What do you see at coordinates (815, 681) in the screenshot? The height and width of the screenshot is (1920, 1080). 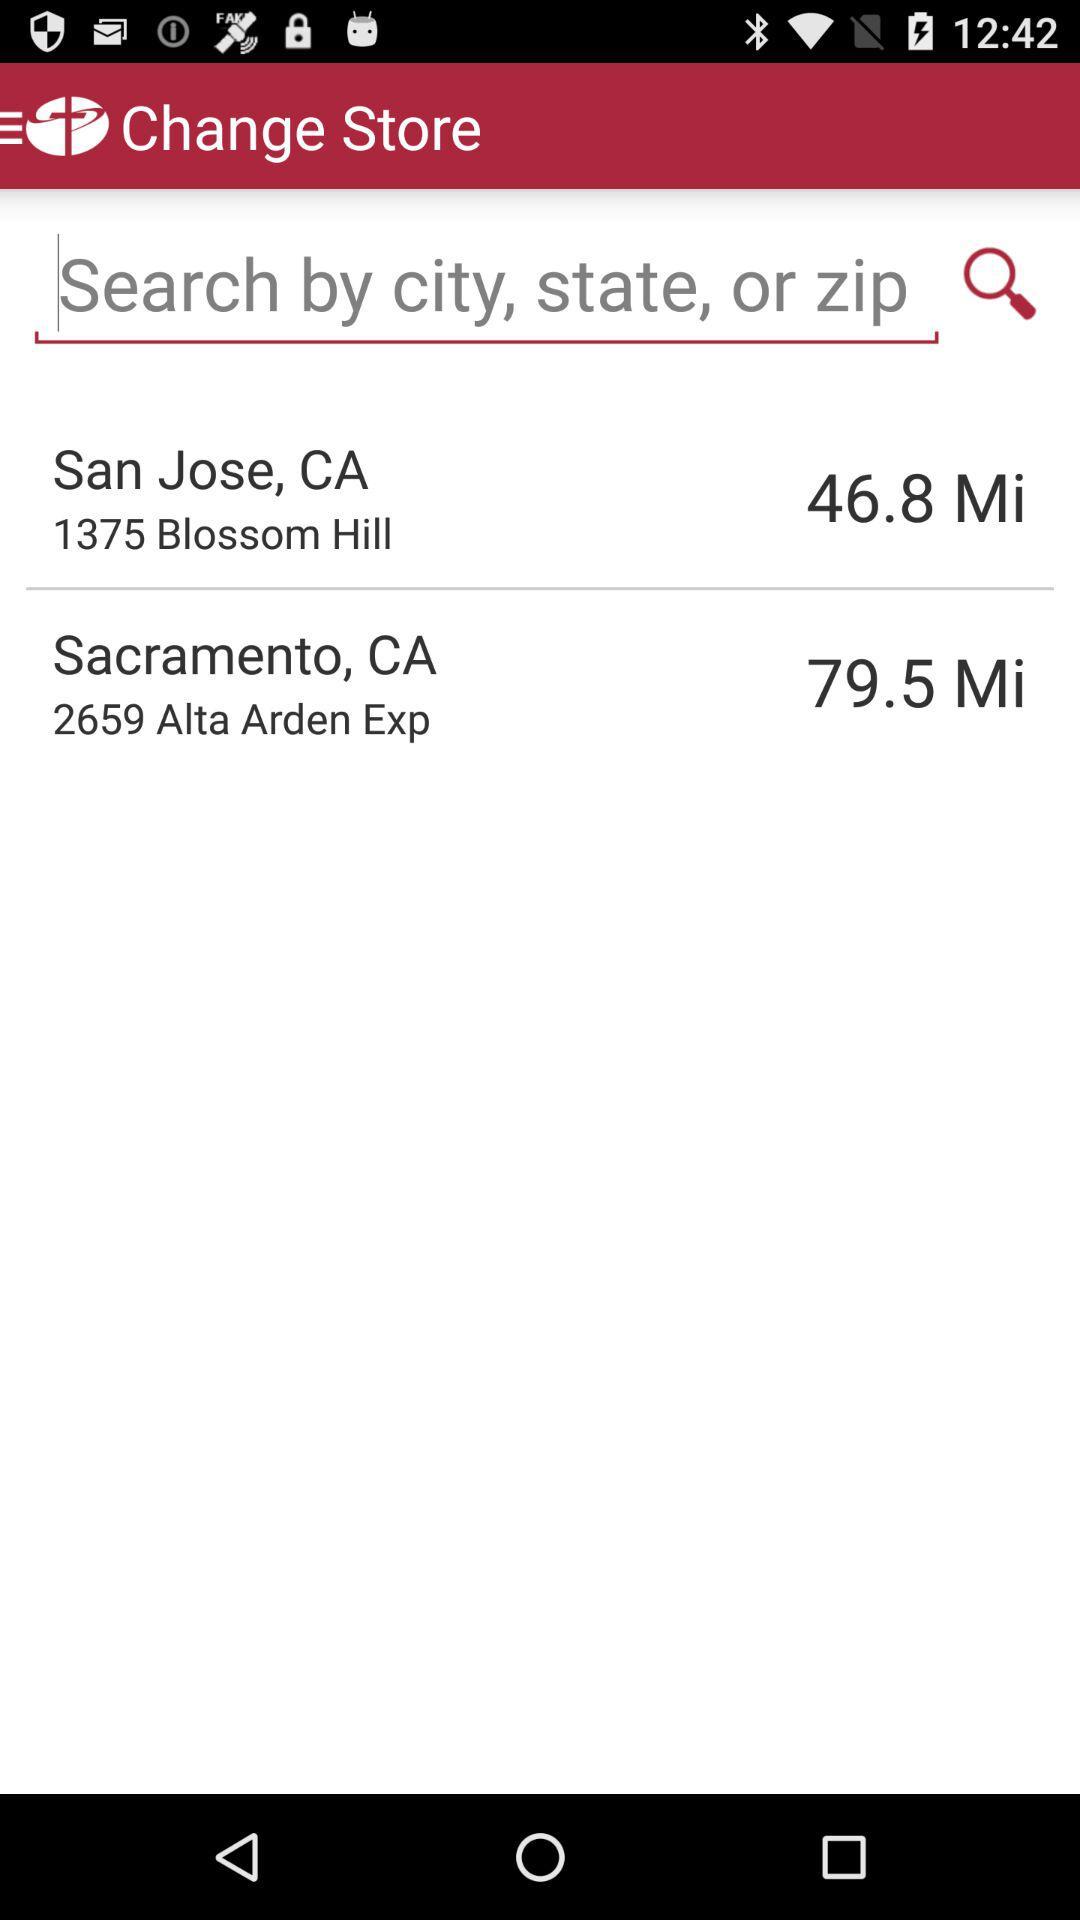 I see `the icon below the 46.8 item` at bounding box center [815, 681].